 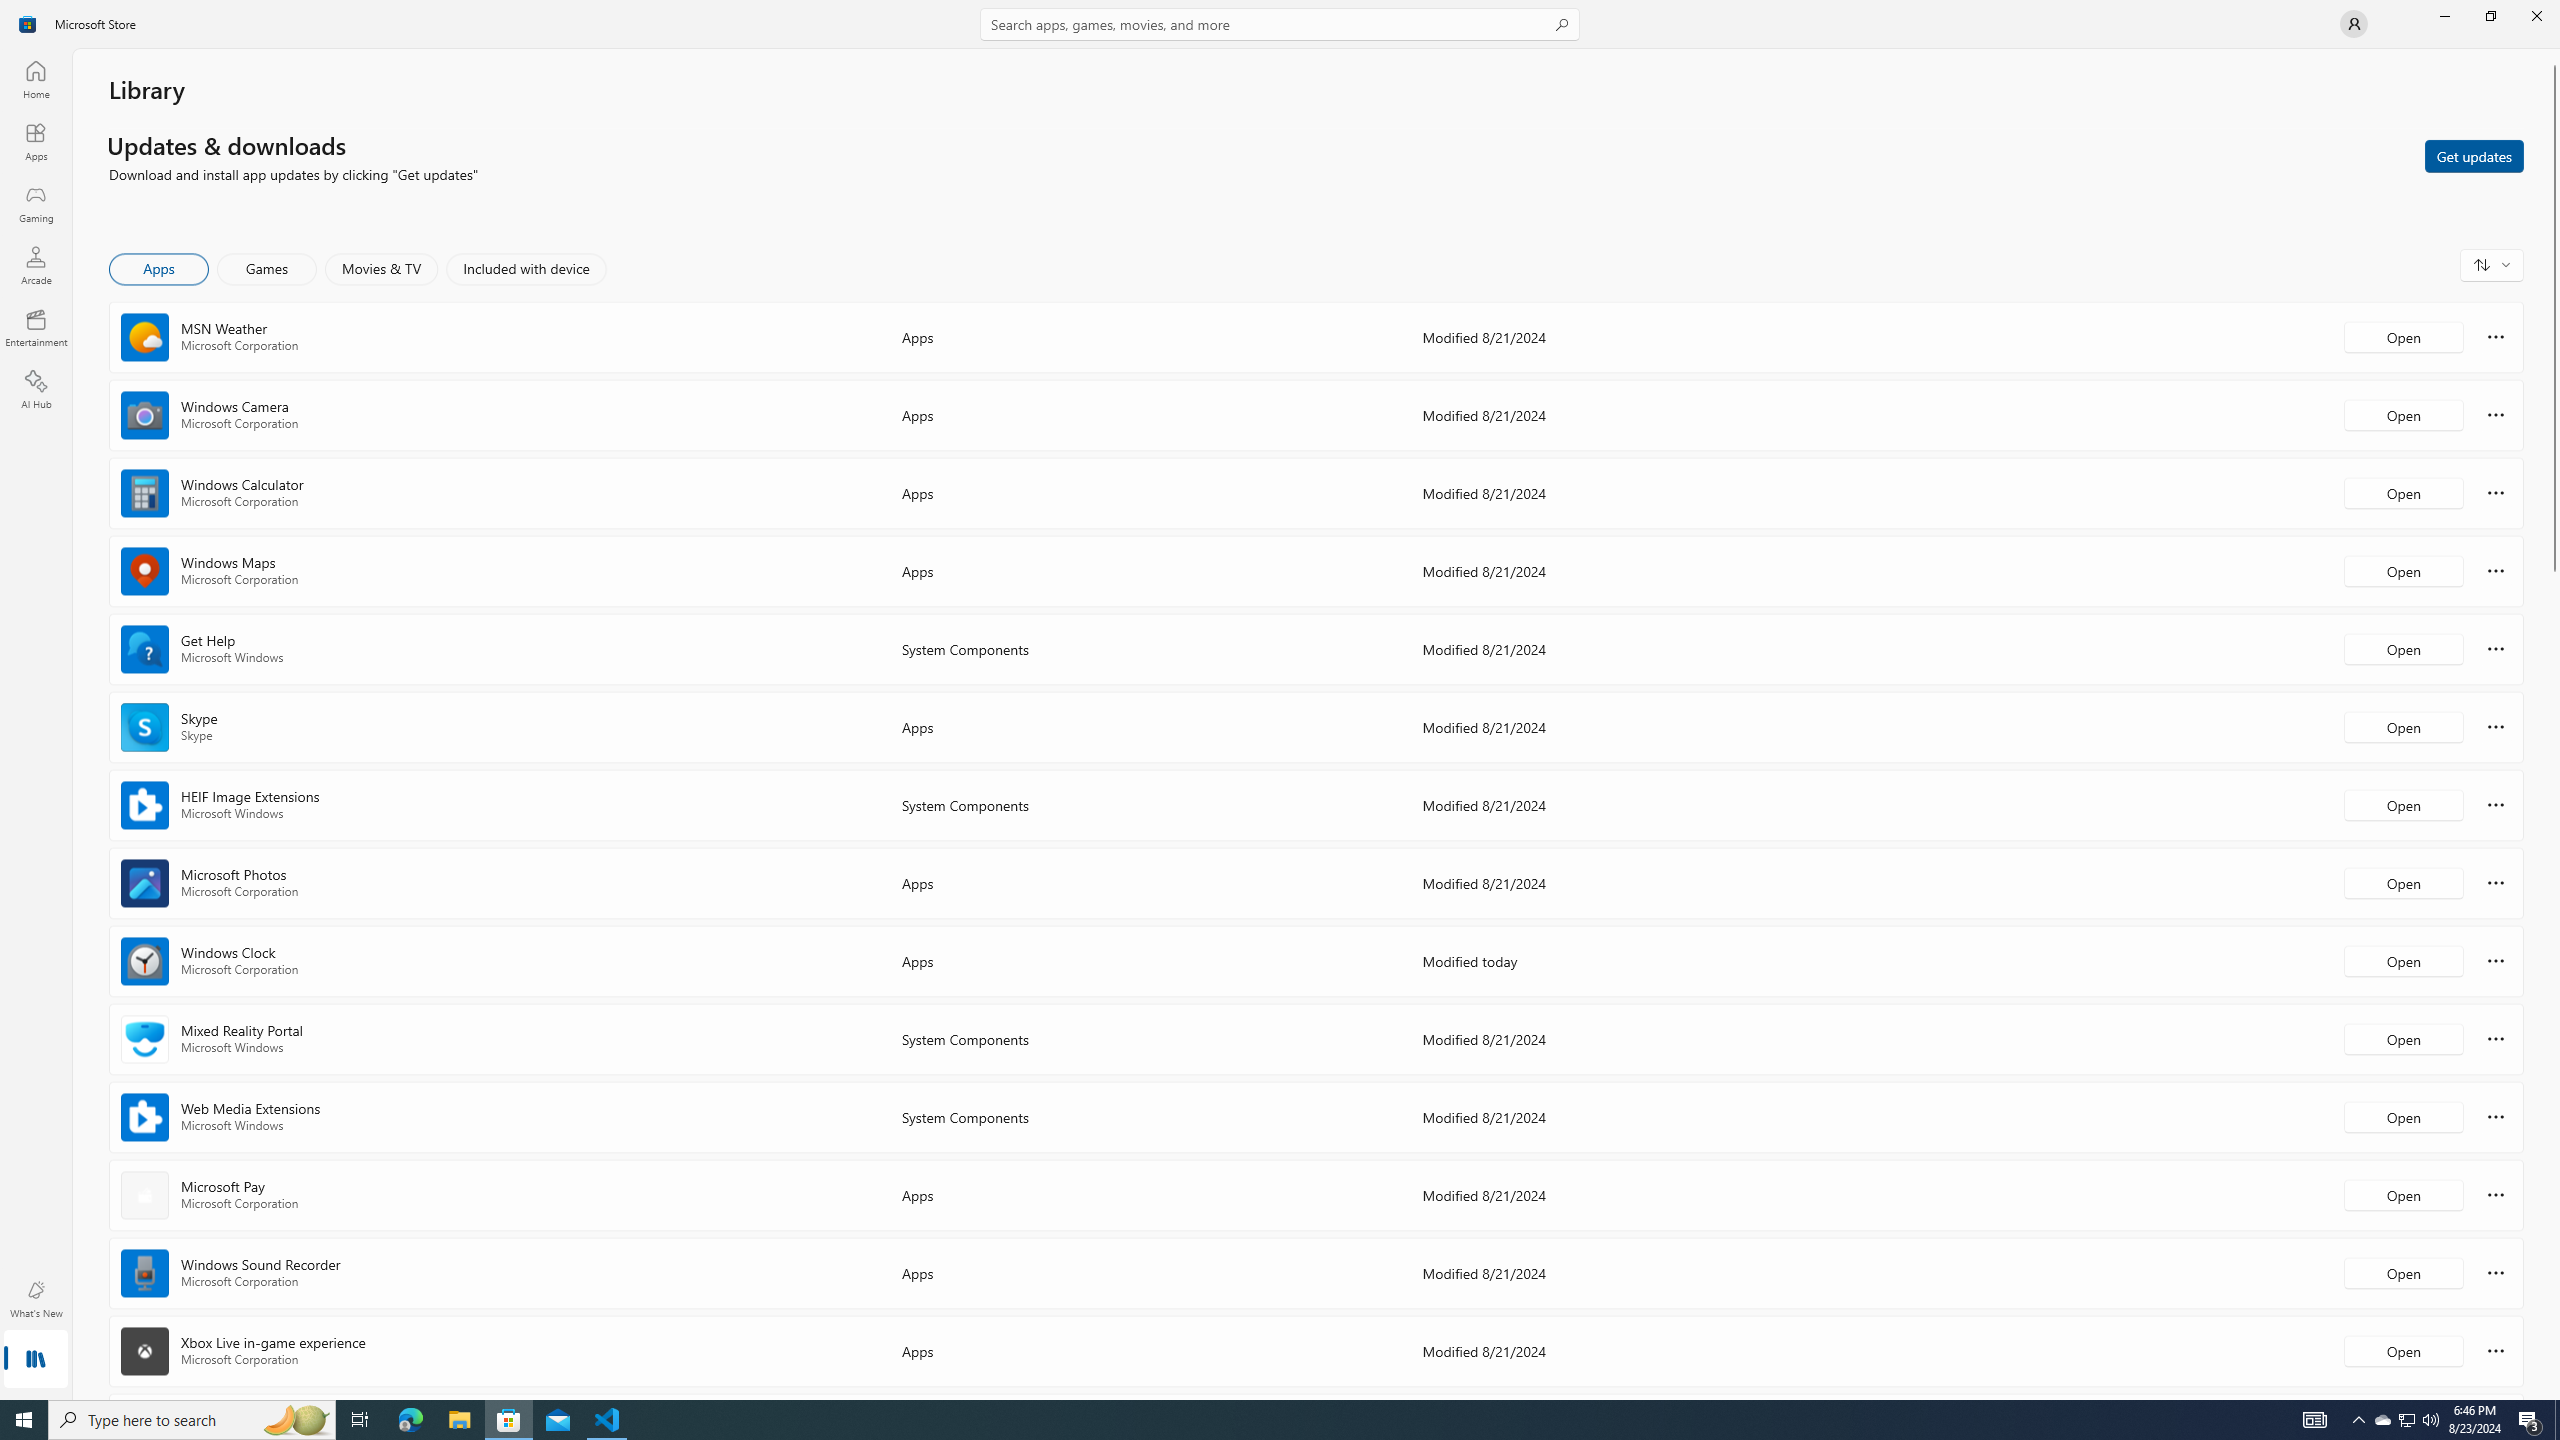 What do you see at coordinates (2474, 154) in the screenshot?
I see `'Get updates'` at bounding box center [2474, 154].